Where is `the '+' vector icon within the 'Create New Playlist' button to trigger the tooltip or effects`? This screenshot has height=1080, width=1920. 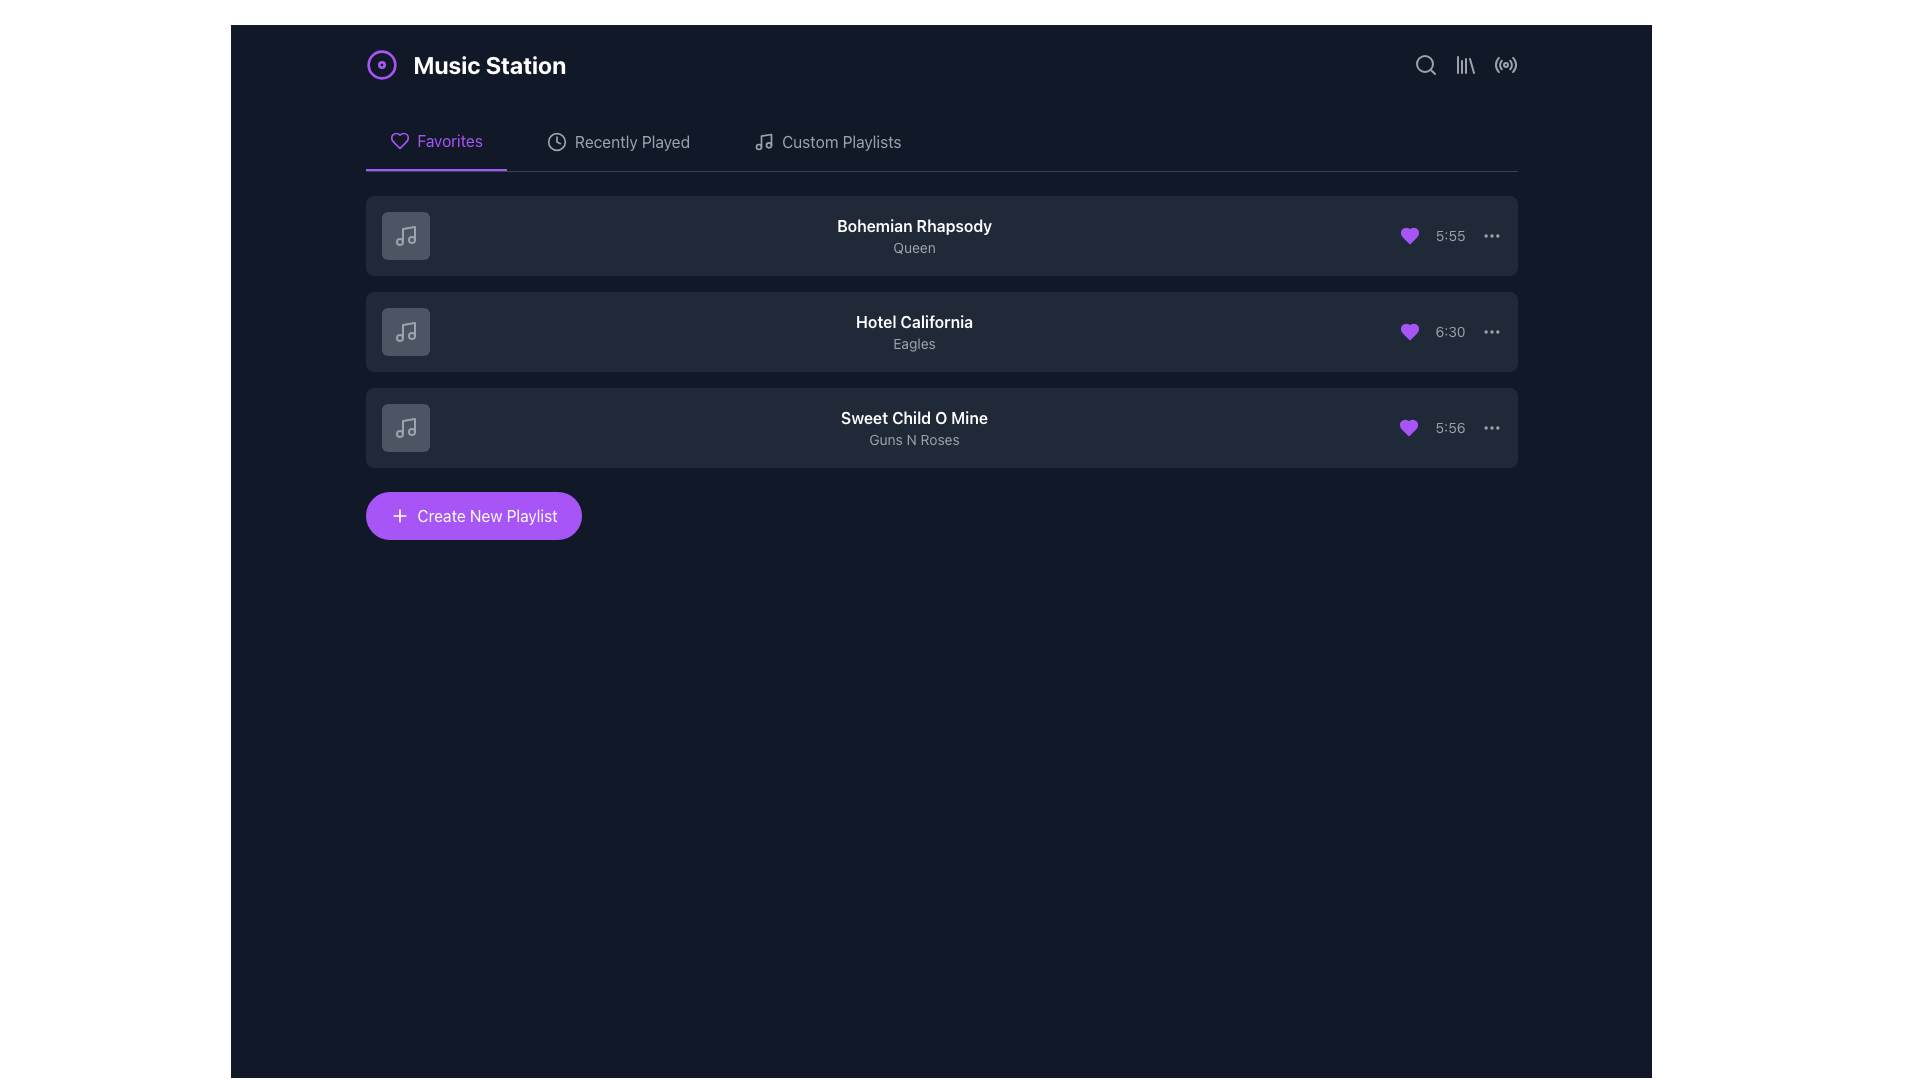
the '+' vector icon within the 'Create New Playlist' button to trigger the tooltip or effects is located at coordinates (399, 515).